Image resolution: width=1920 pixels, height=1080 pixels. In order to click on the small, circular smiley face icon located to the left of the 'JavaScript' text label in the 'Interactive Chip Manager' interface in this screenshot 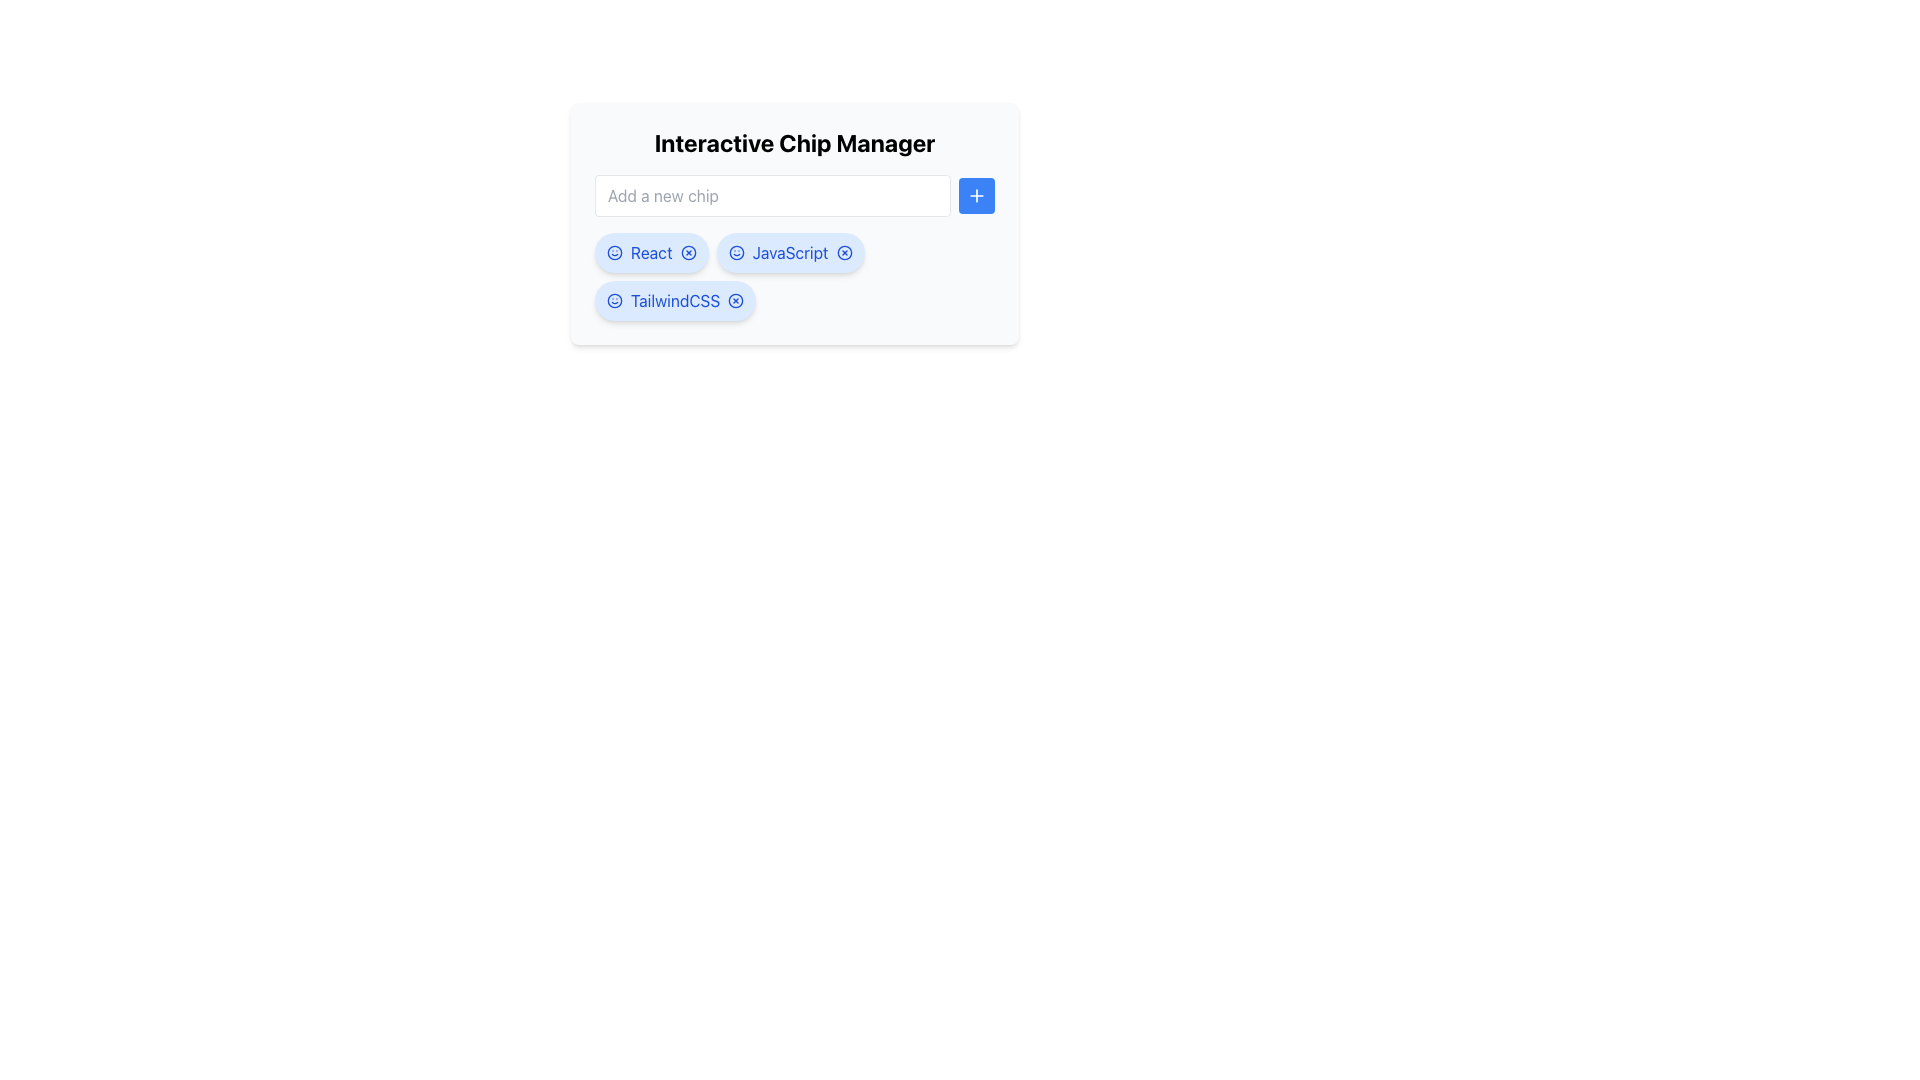, I will do `click(735, 252)`.